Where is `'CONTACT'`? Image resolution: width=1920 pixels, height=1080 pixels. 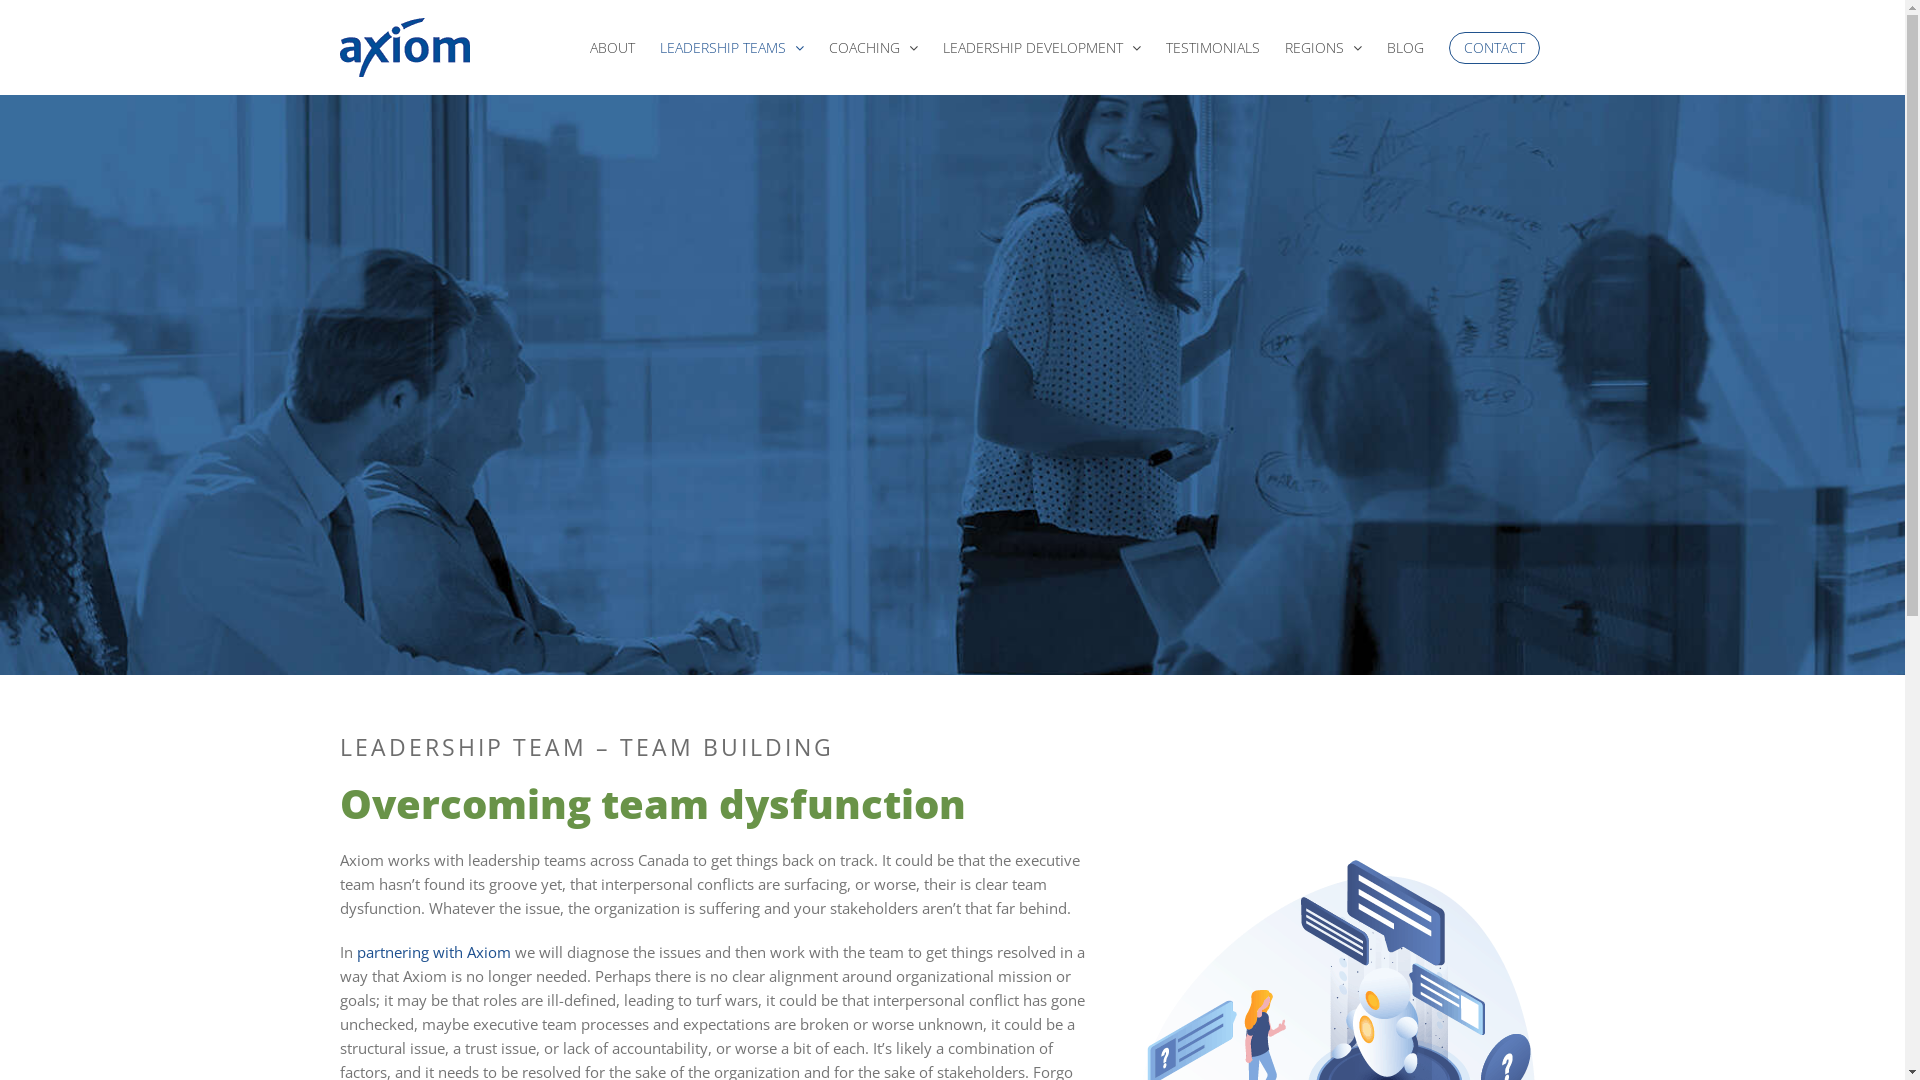
'CONTACT' is located at coordinates (1494, 46).